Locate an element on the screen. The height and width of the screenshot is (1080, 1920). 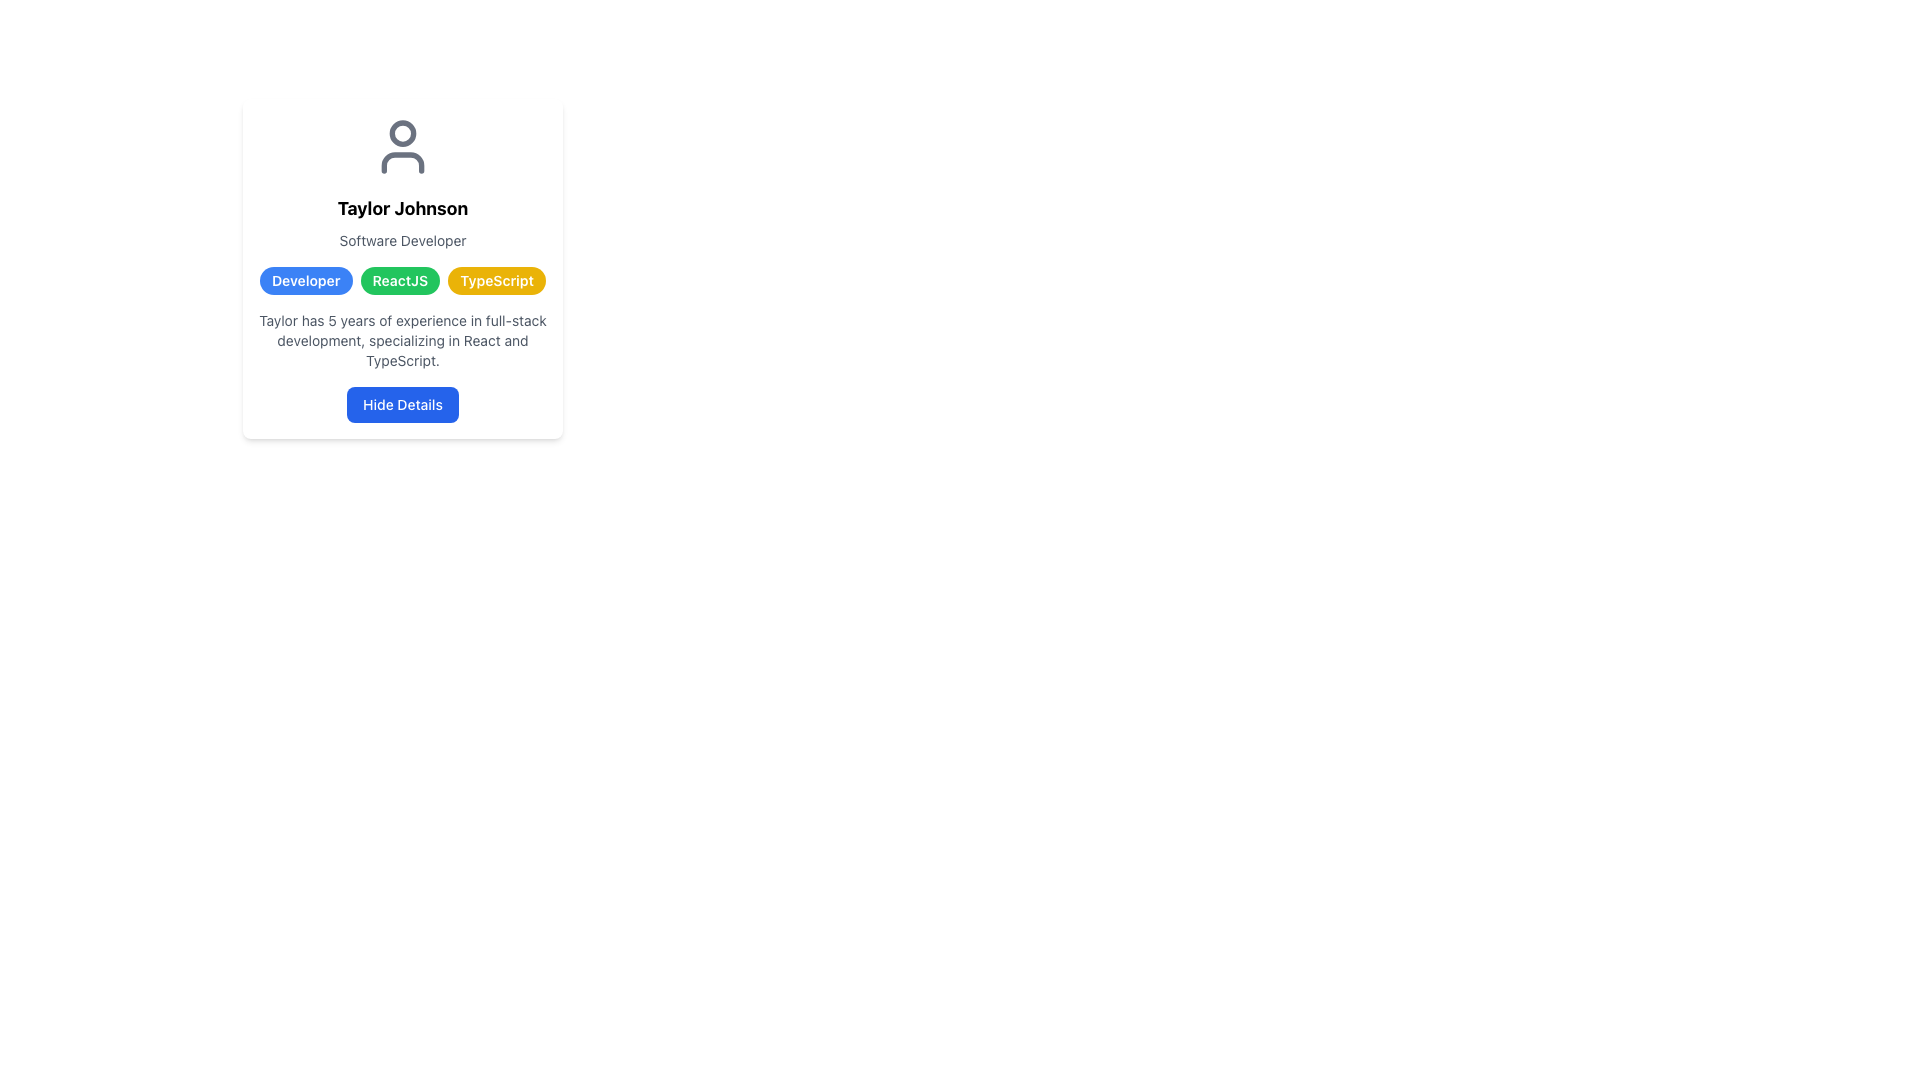
the static text element that designates the job role of 'Taylor Johnson,' located in a card-style component just below the title and above the tags 'Developer,' 'ReactJS,' and 'TypeScript.' is located at coordinates (402, 239).